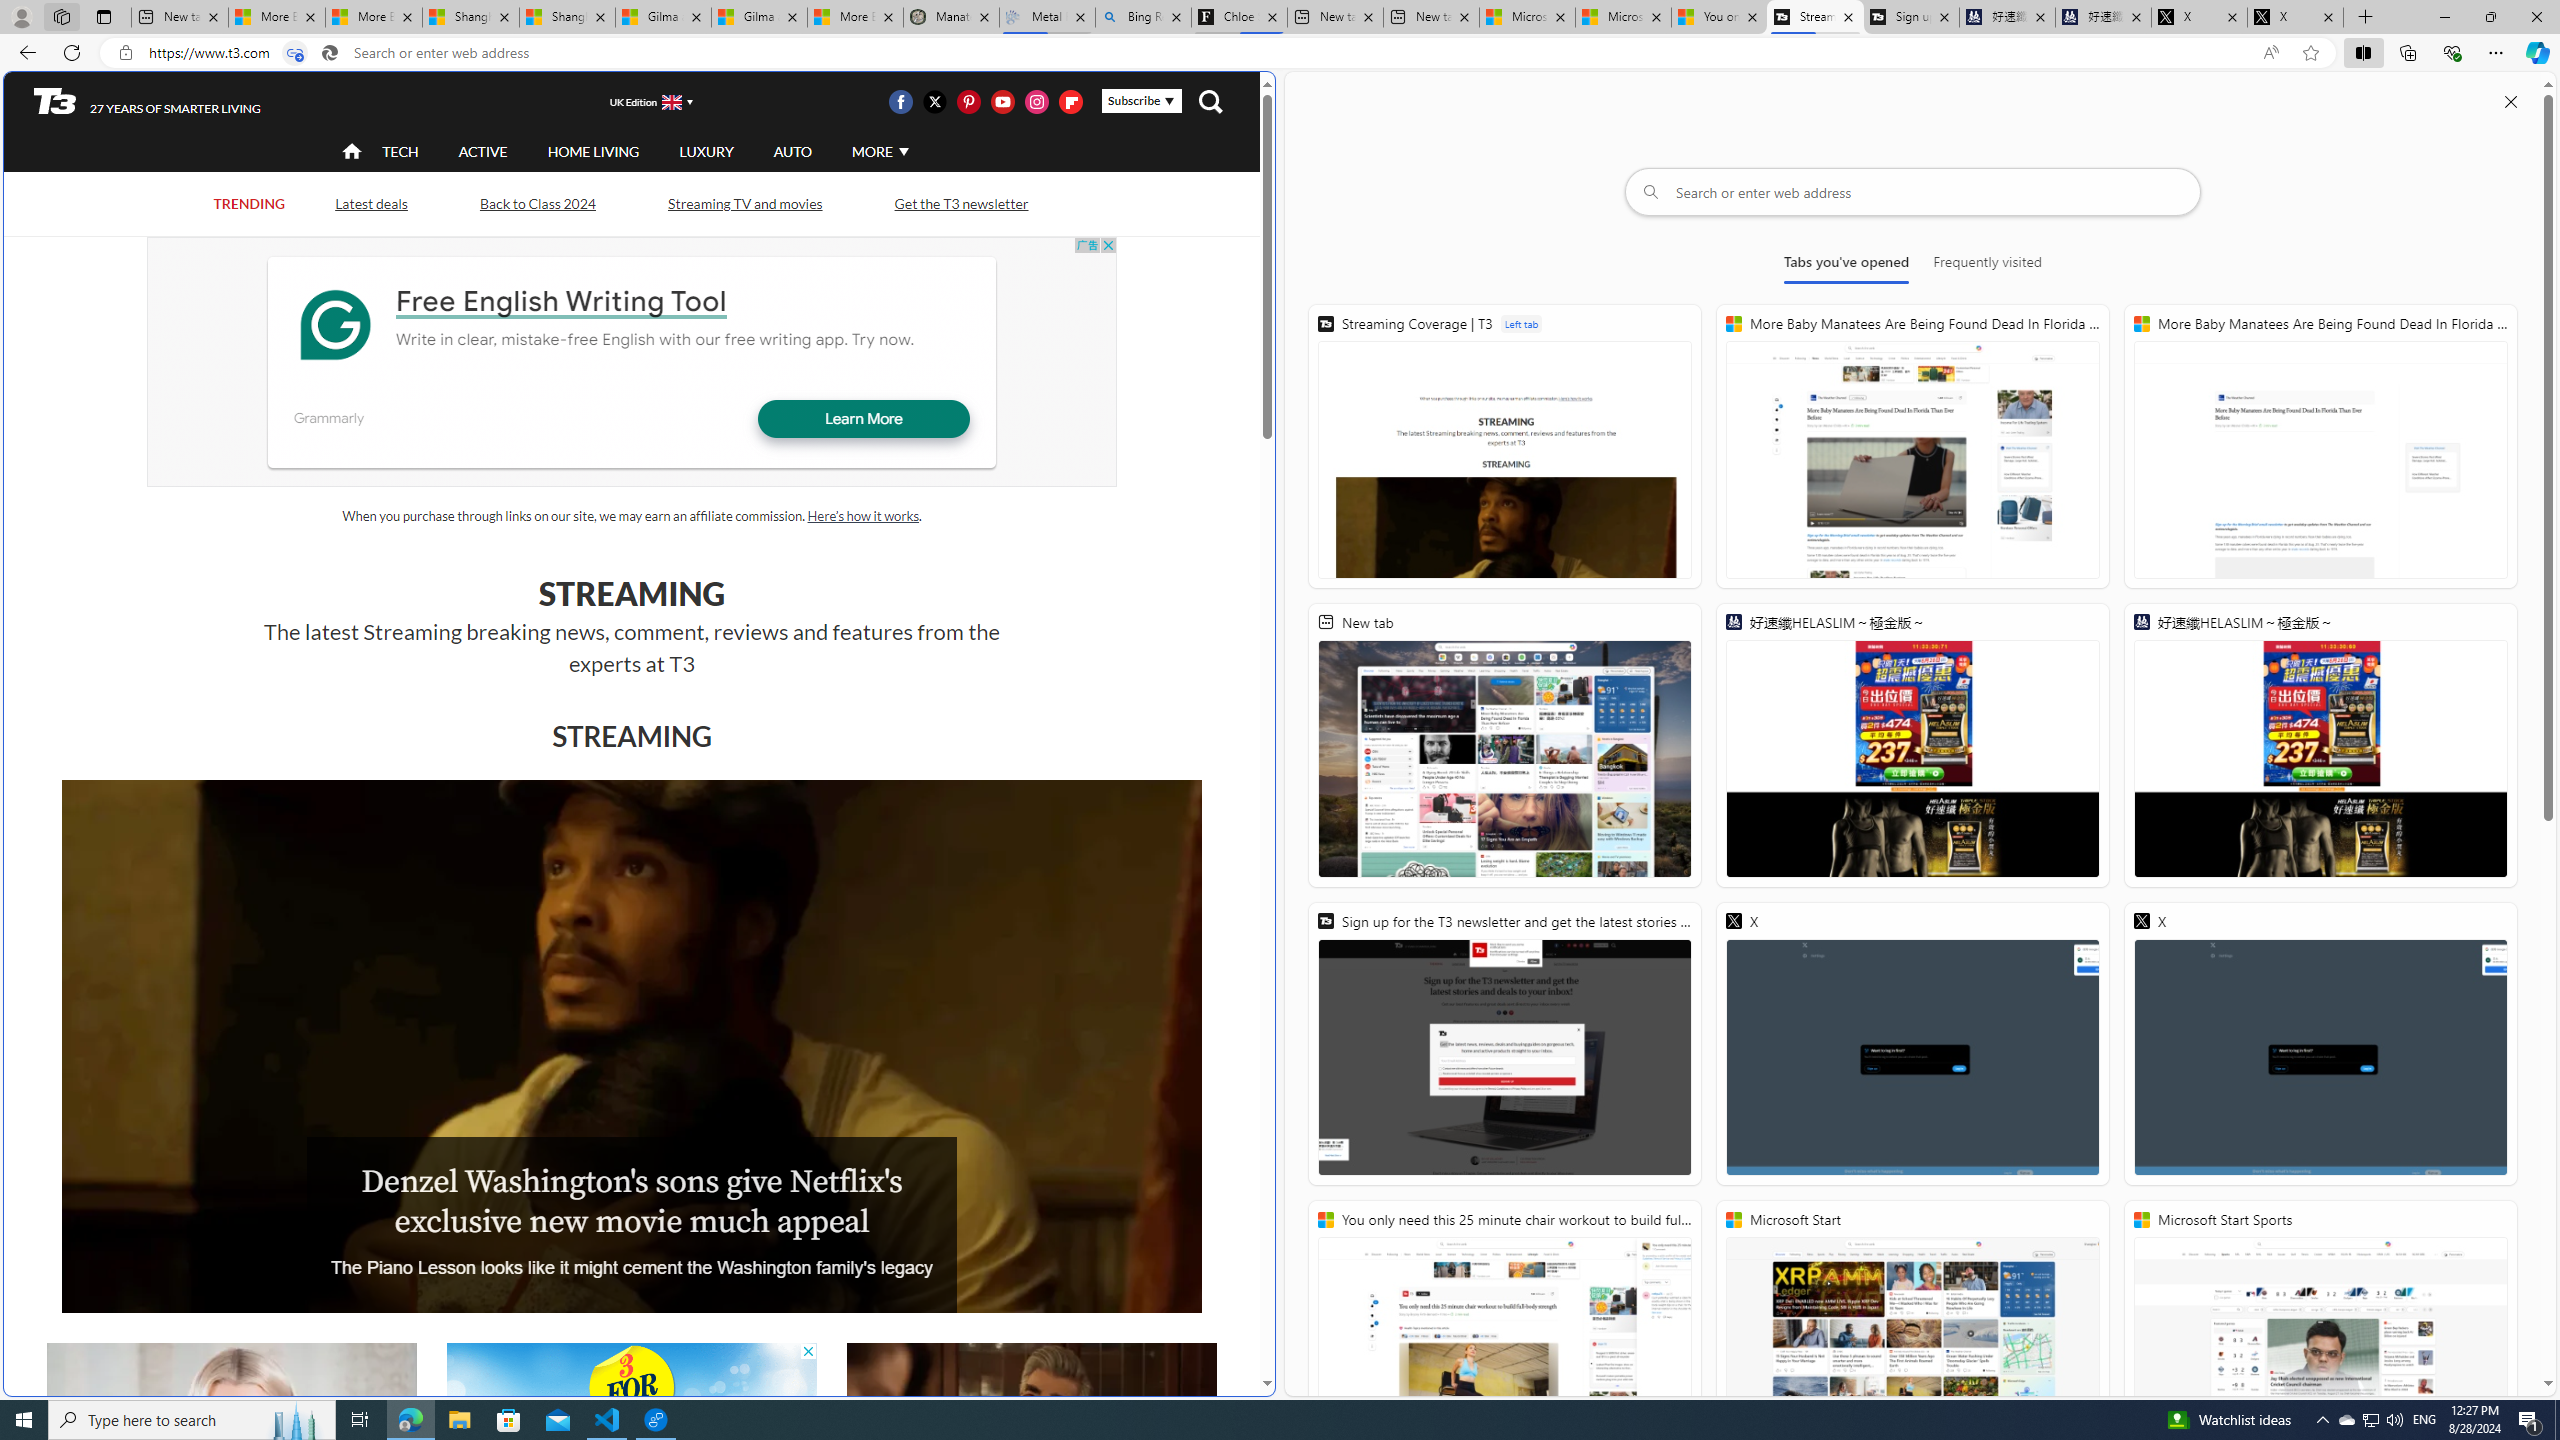  I want to click on 'Class: icon-svg', so click(1071, 100).